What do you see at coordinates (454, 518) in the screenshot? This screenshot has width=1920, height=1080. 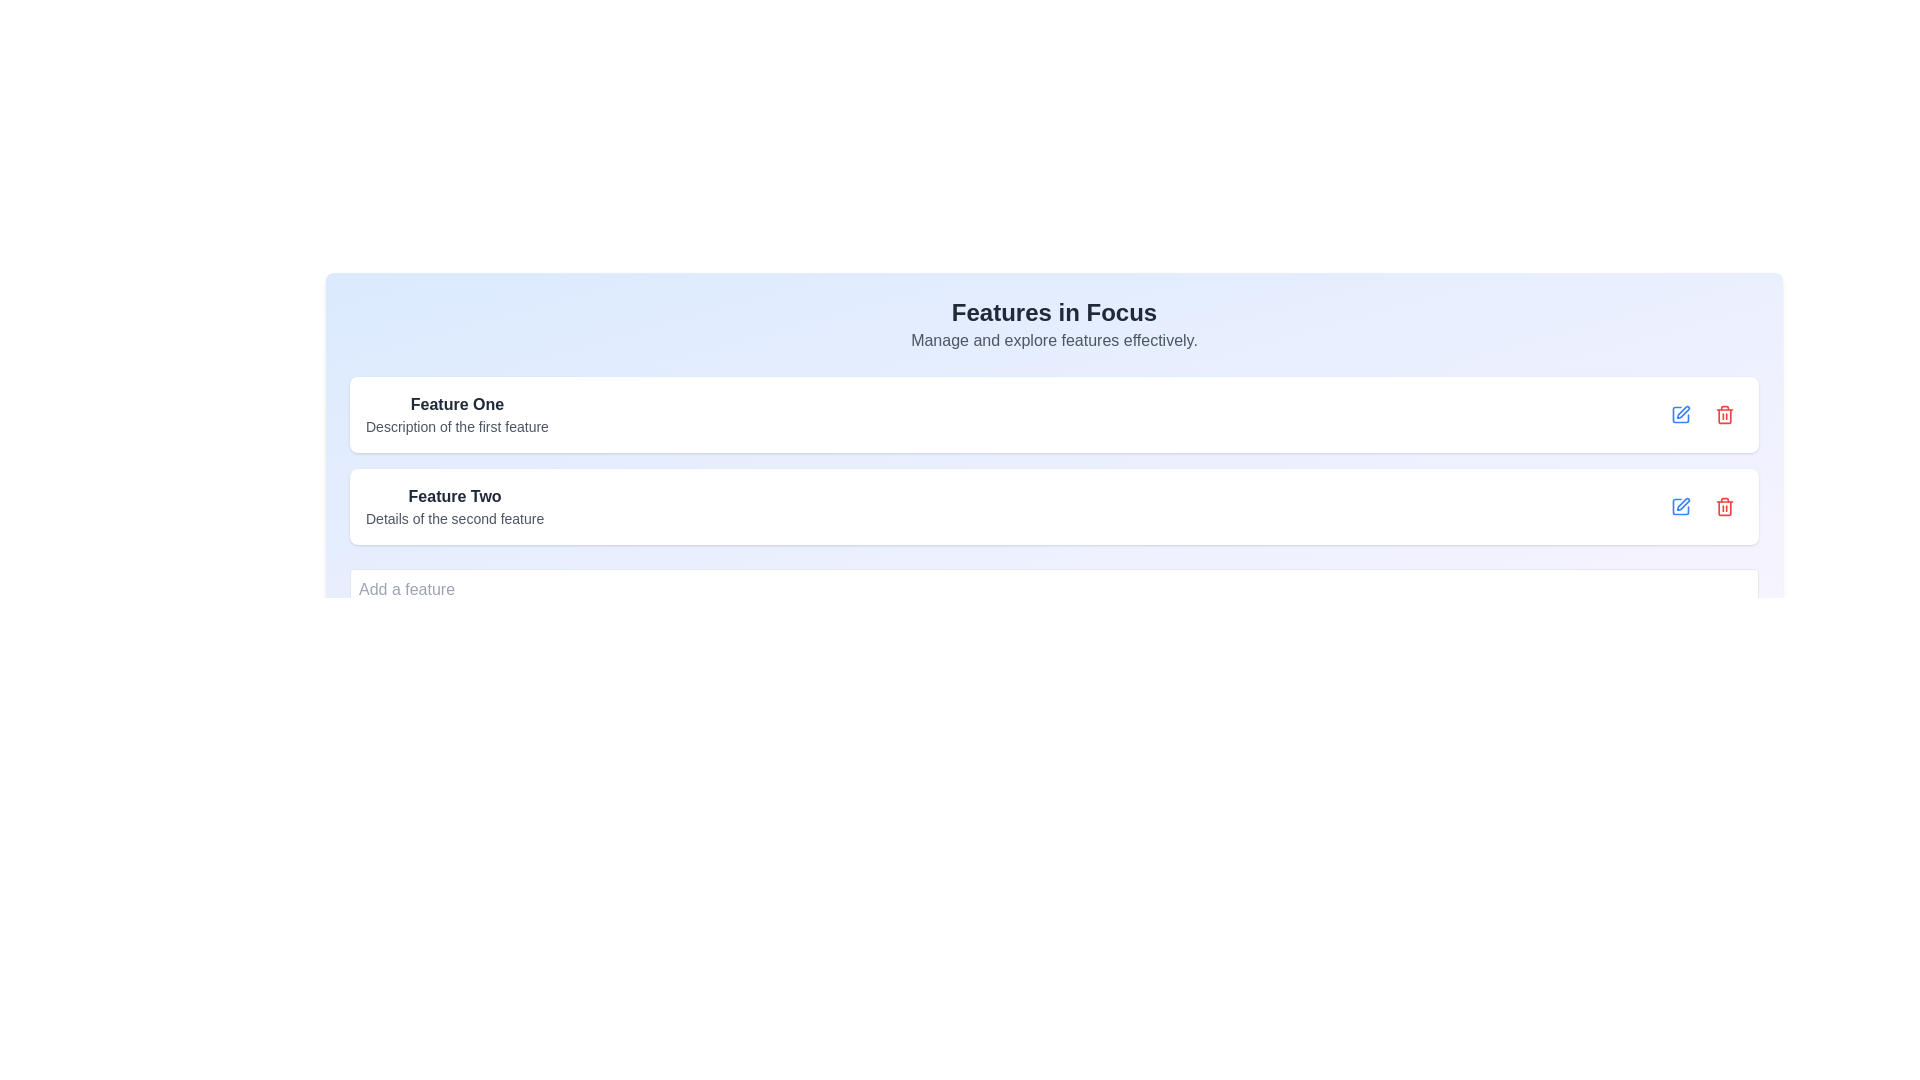 I see `the non-interactive text label providing additional details about 'Feature Two', which is located directly below the 'Feature Two' text` at bounding box center [454, 518].